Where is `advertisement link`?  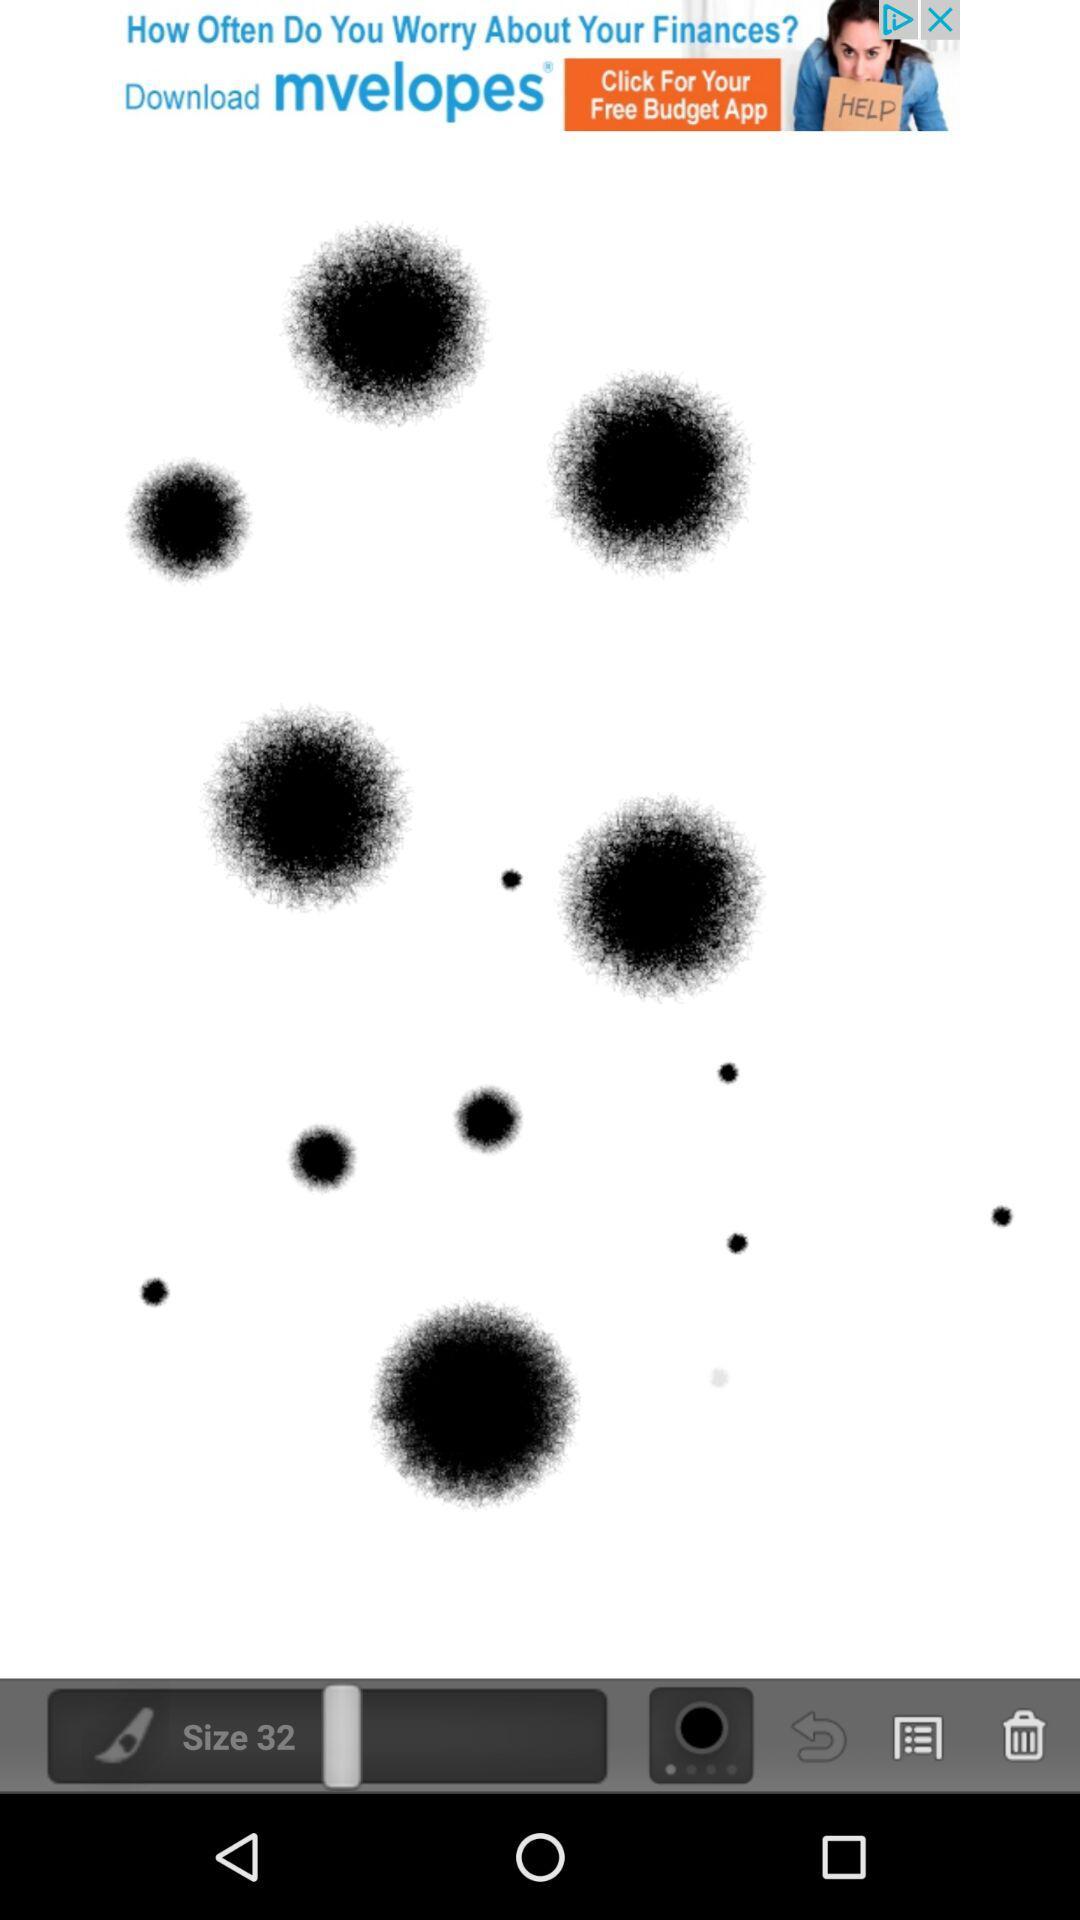 advertisement link is located at coordinates (540, 65).